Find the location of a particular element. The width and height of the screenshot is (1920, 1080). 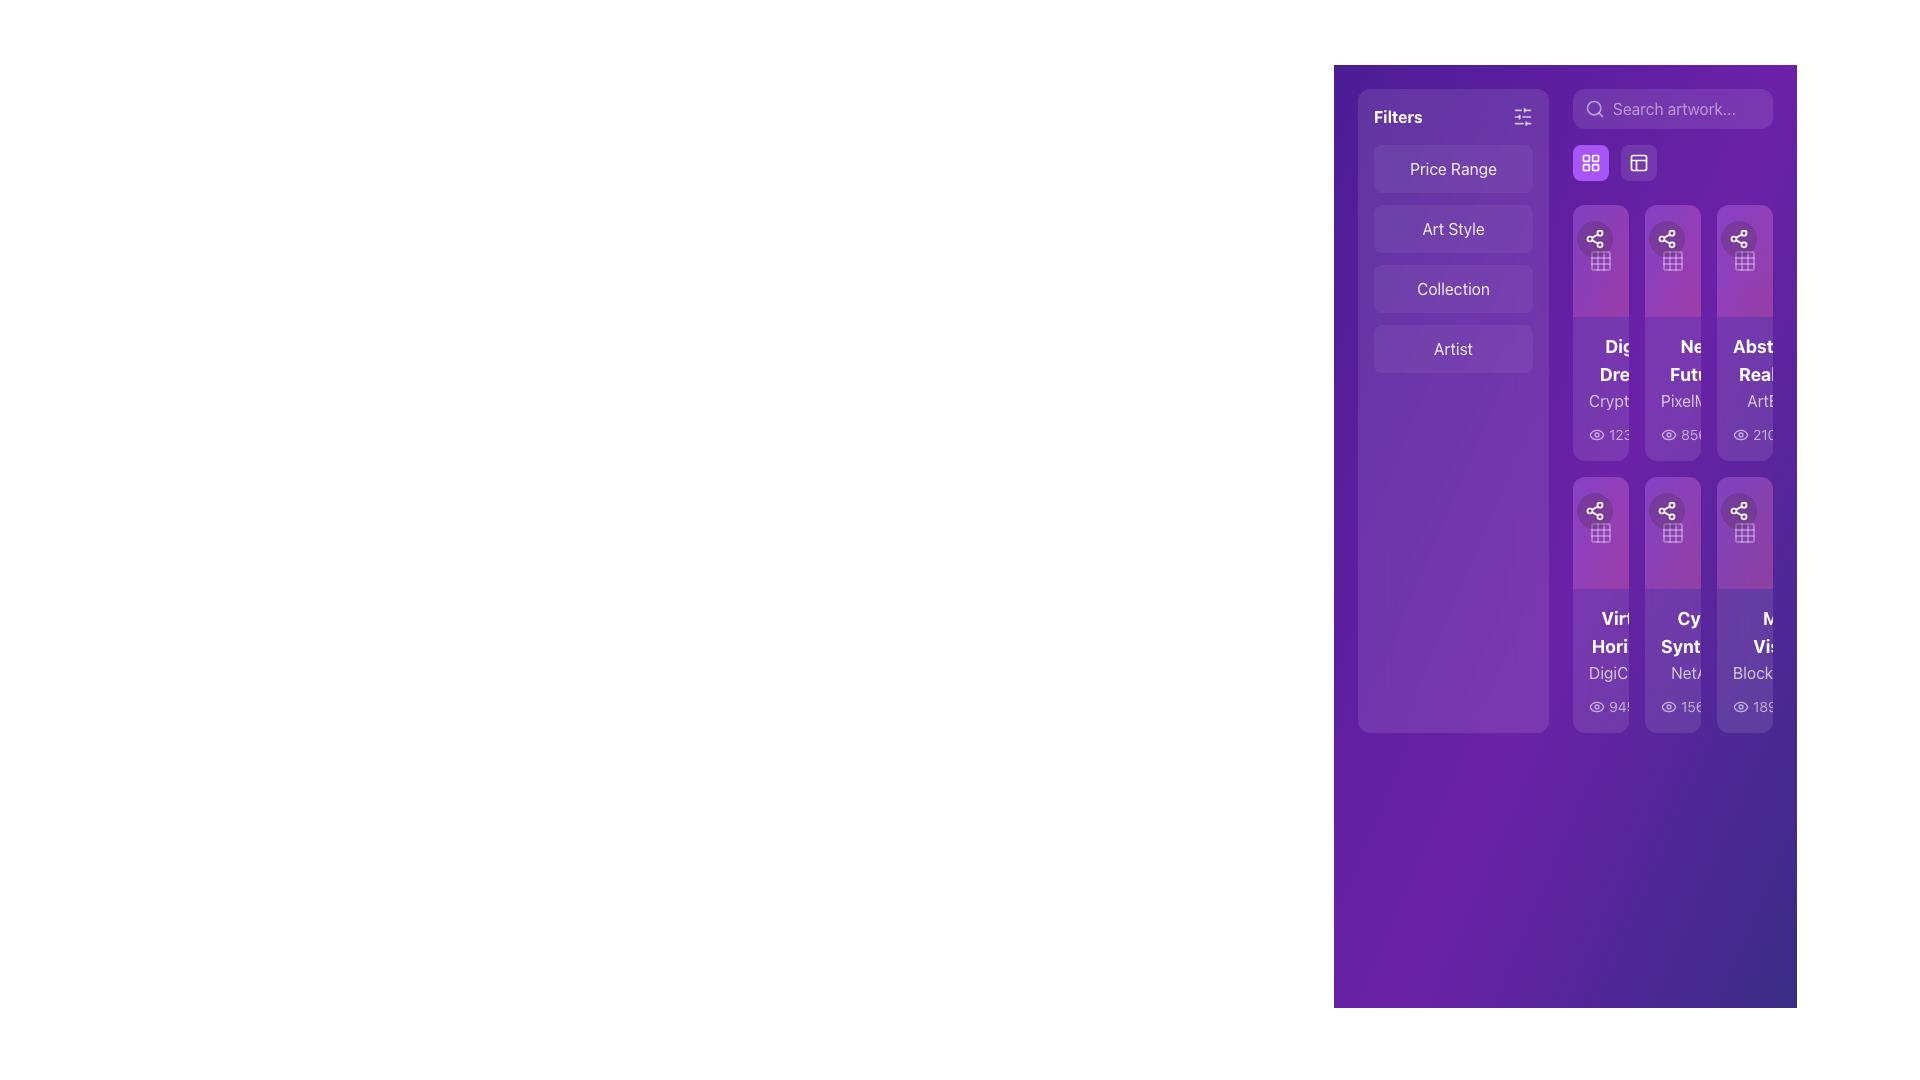

text displayed in the 'Collection' text label located in the sidebar menu, styled in light white text against a purple background is located at coordinates (1453, 289).